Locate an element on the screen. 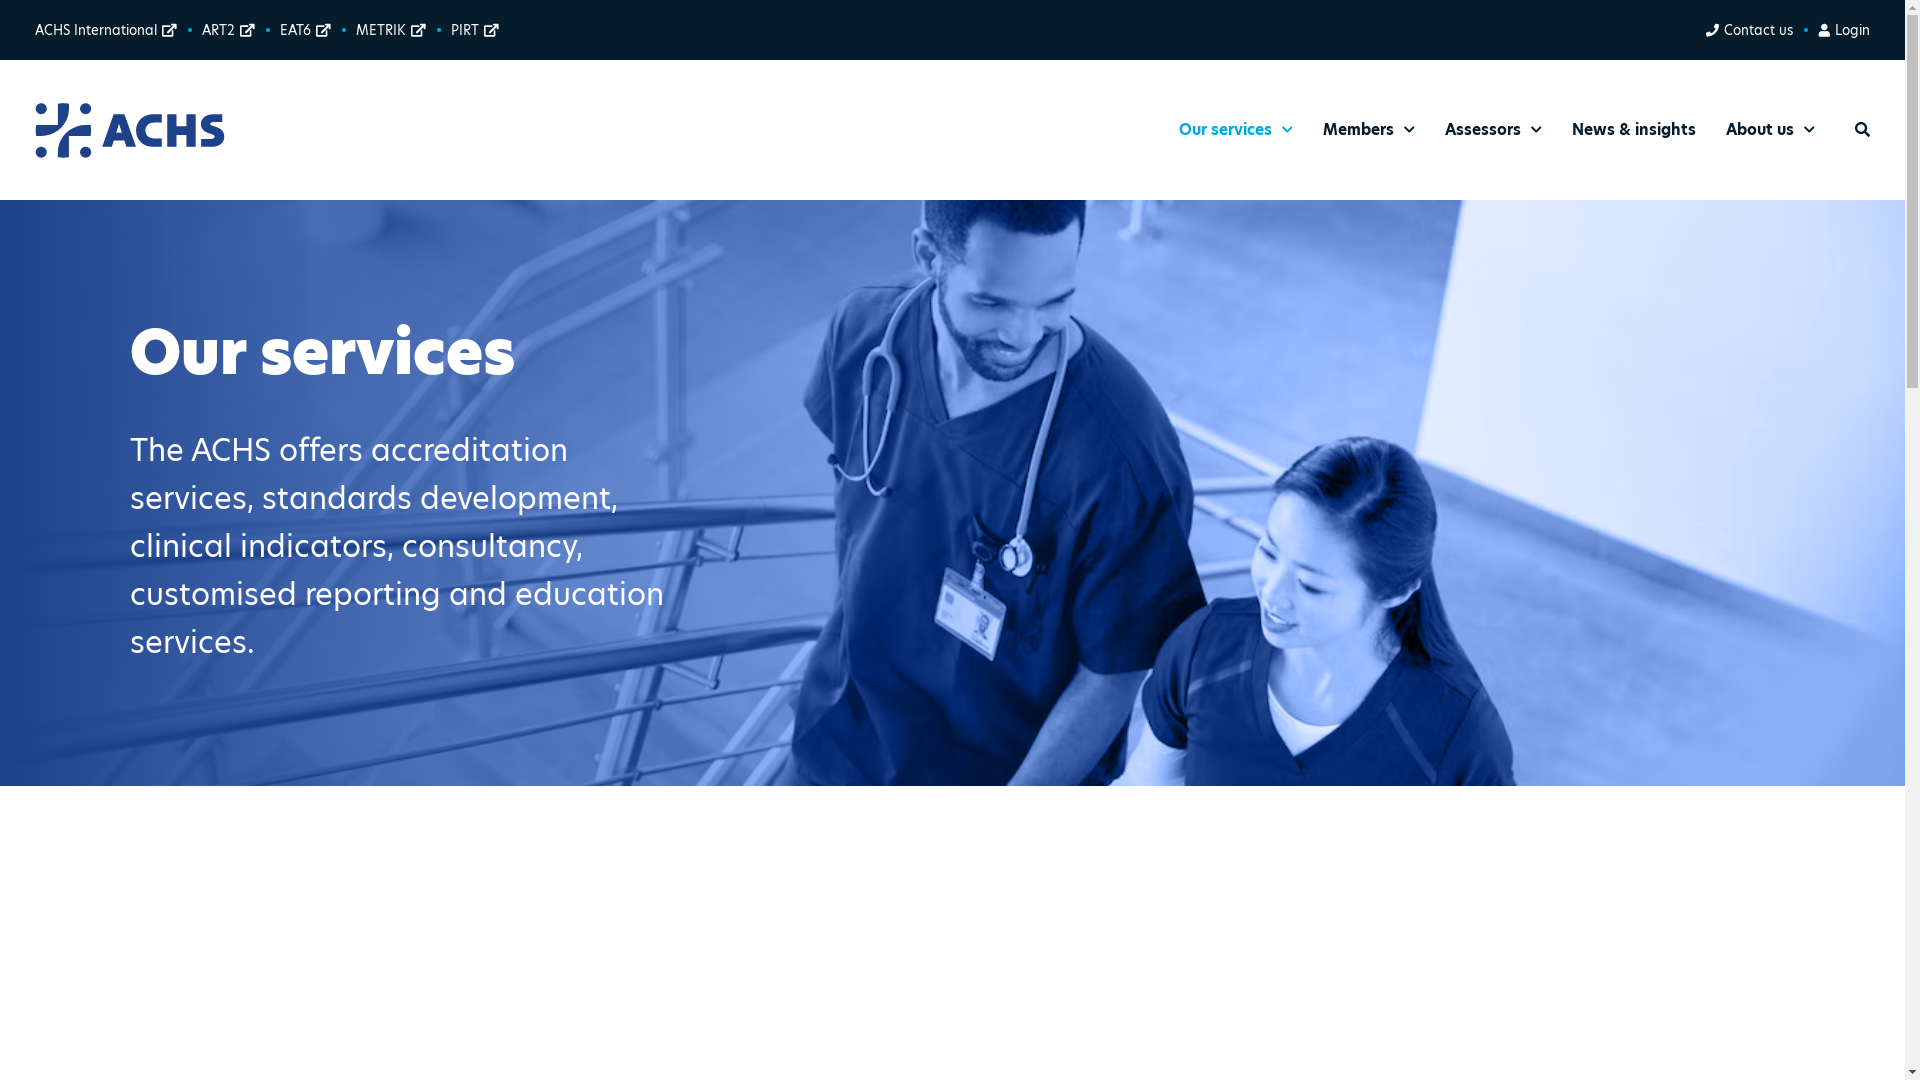 Image resolution: width=1920 pixels, height=1080 pixels. 'Contact us' is located at coordinates (1747, 30).